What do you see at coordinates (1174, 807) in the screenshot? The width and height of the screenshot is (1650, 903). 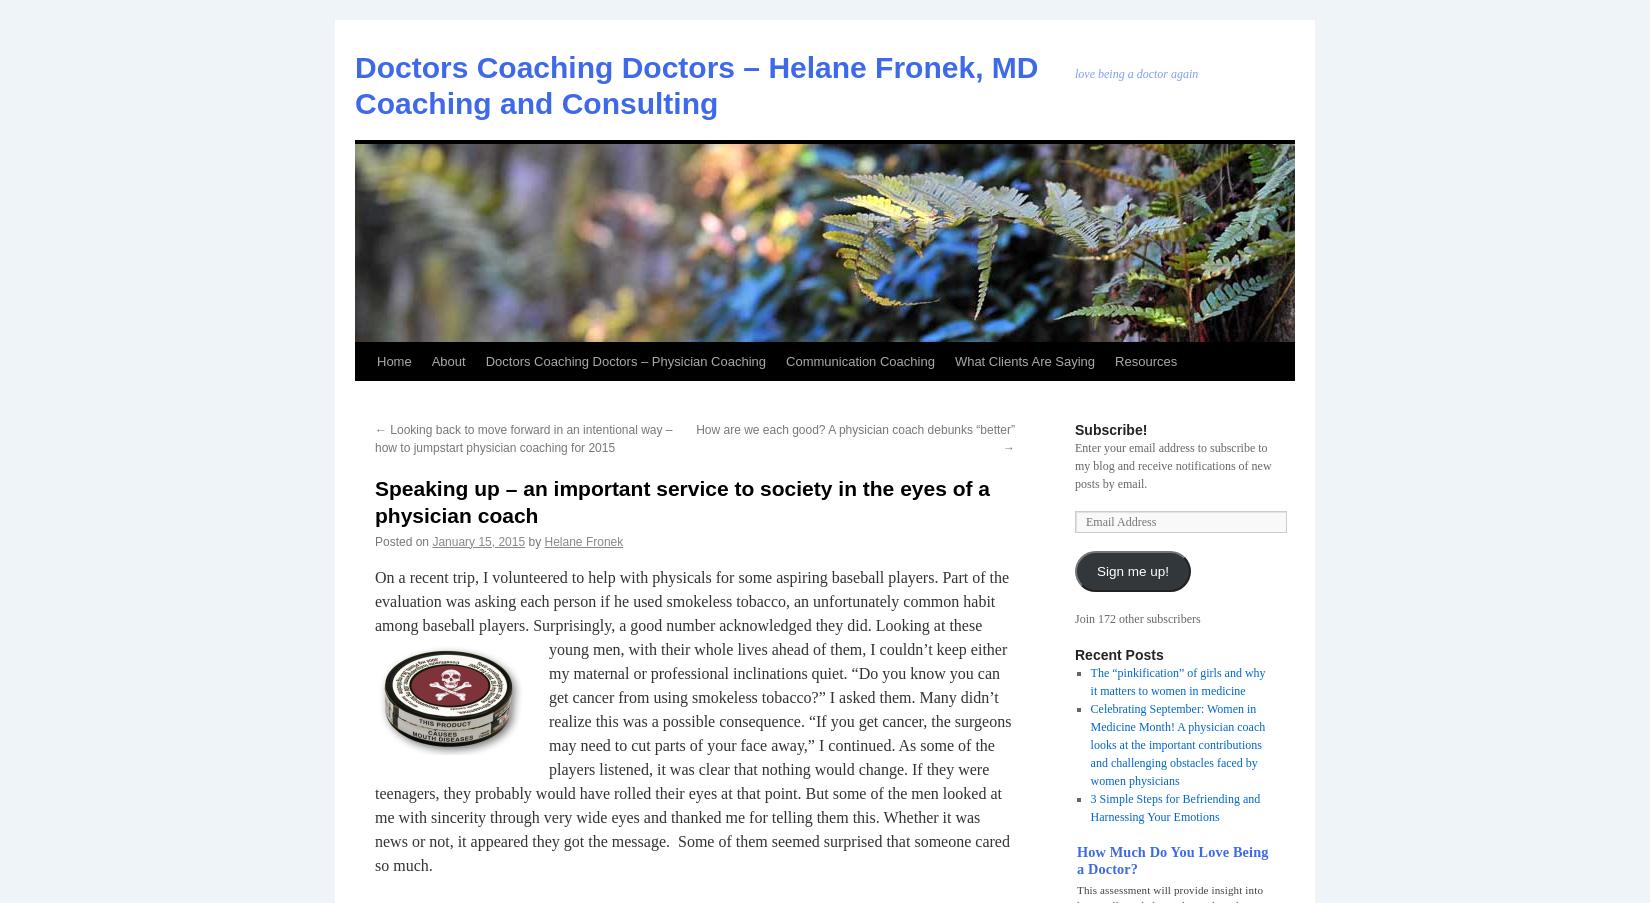 I see `'3 Simple Steps for Befriending and Harnessing Your Emotions'` at bounding box center [1174, 807].